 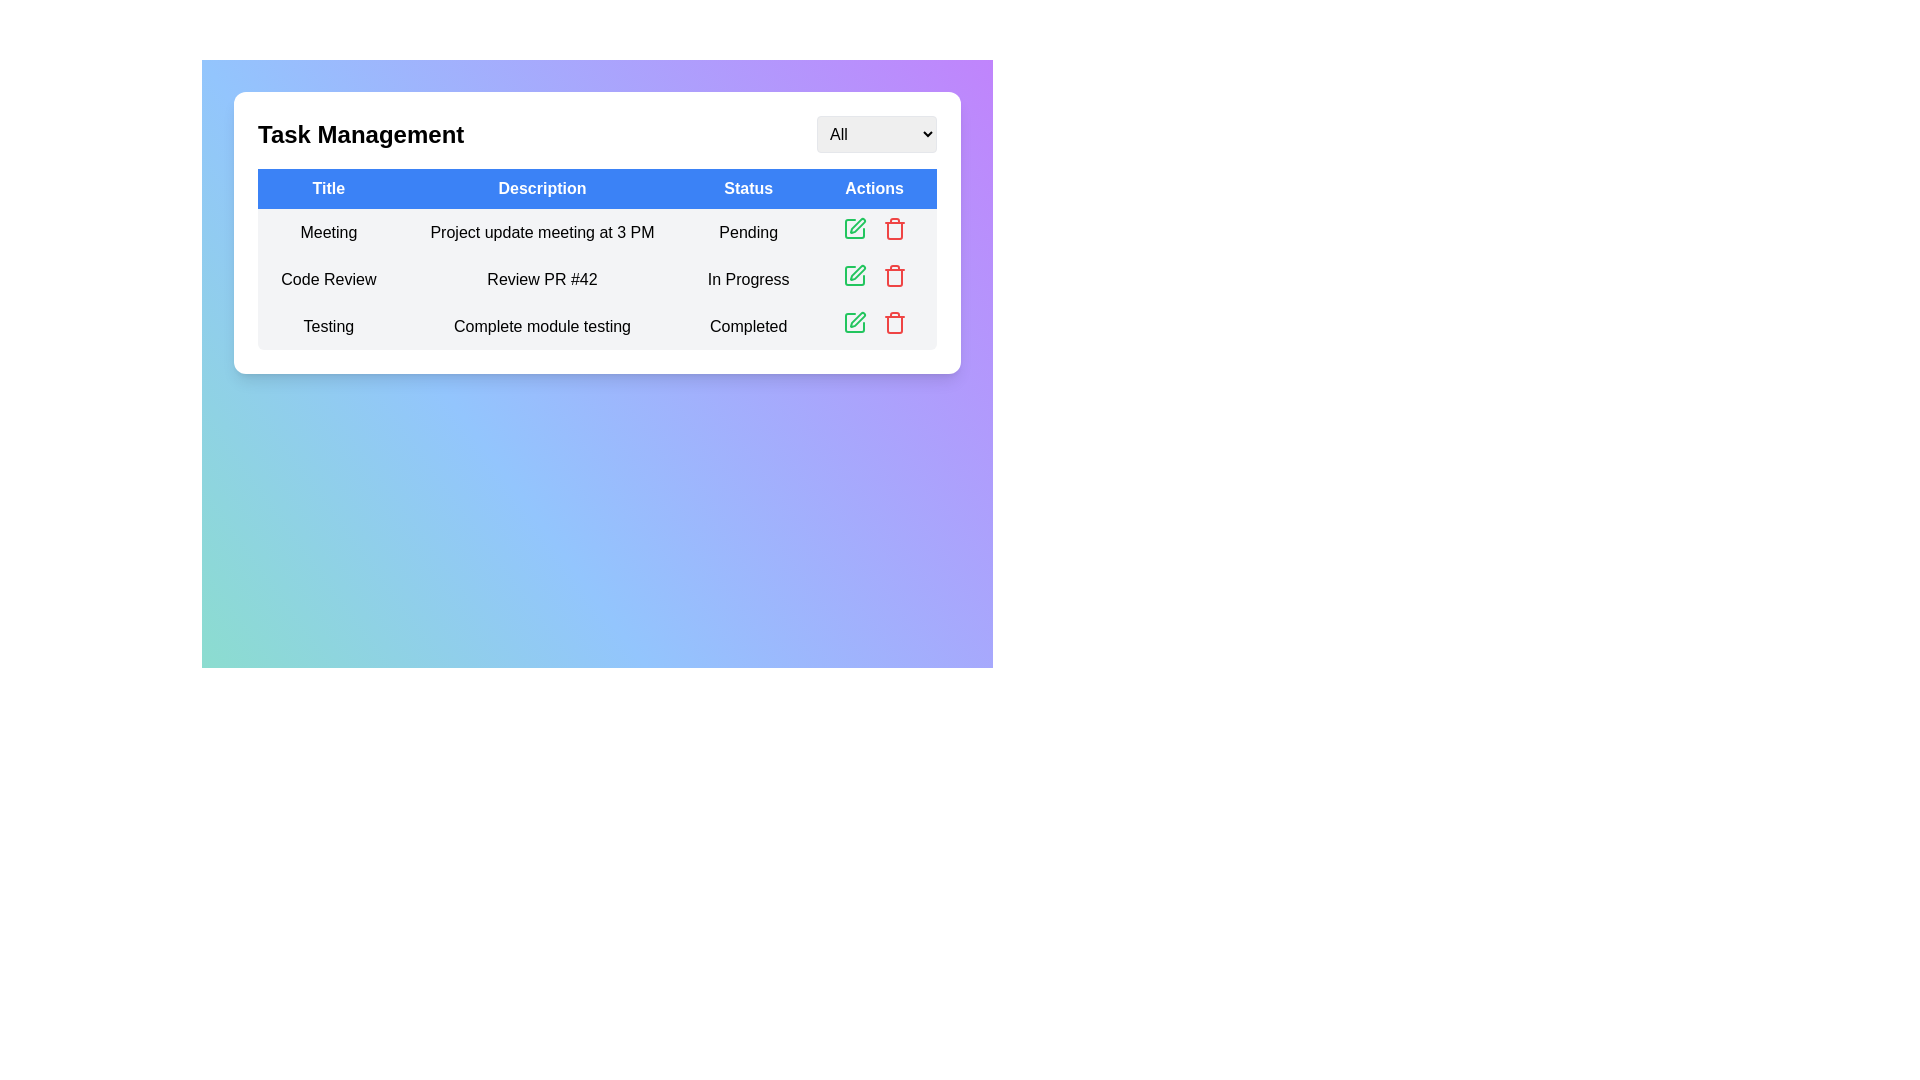 I want to click on the static text element acting as the header for the table column that lists the titles of the tasks, located at the first cell from the left in the header row of the table, so click(x=328, y=189).